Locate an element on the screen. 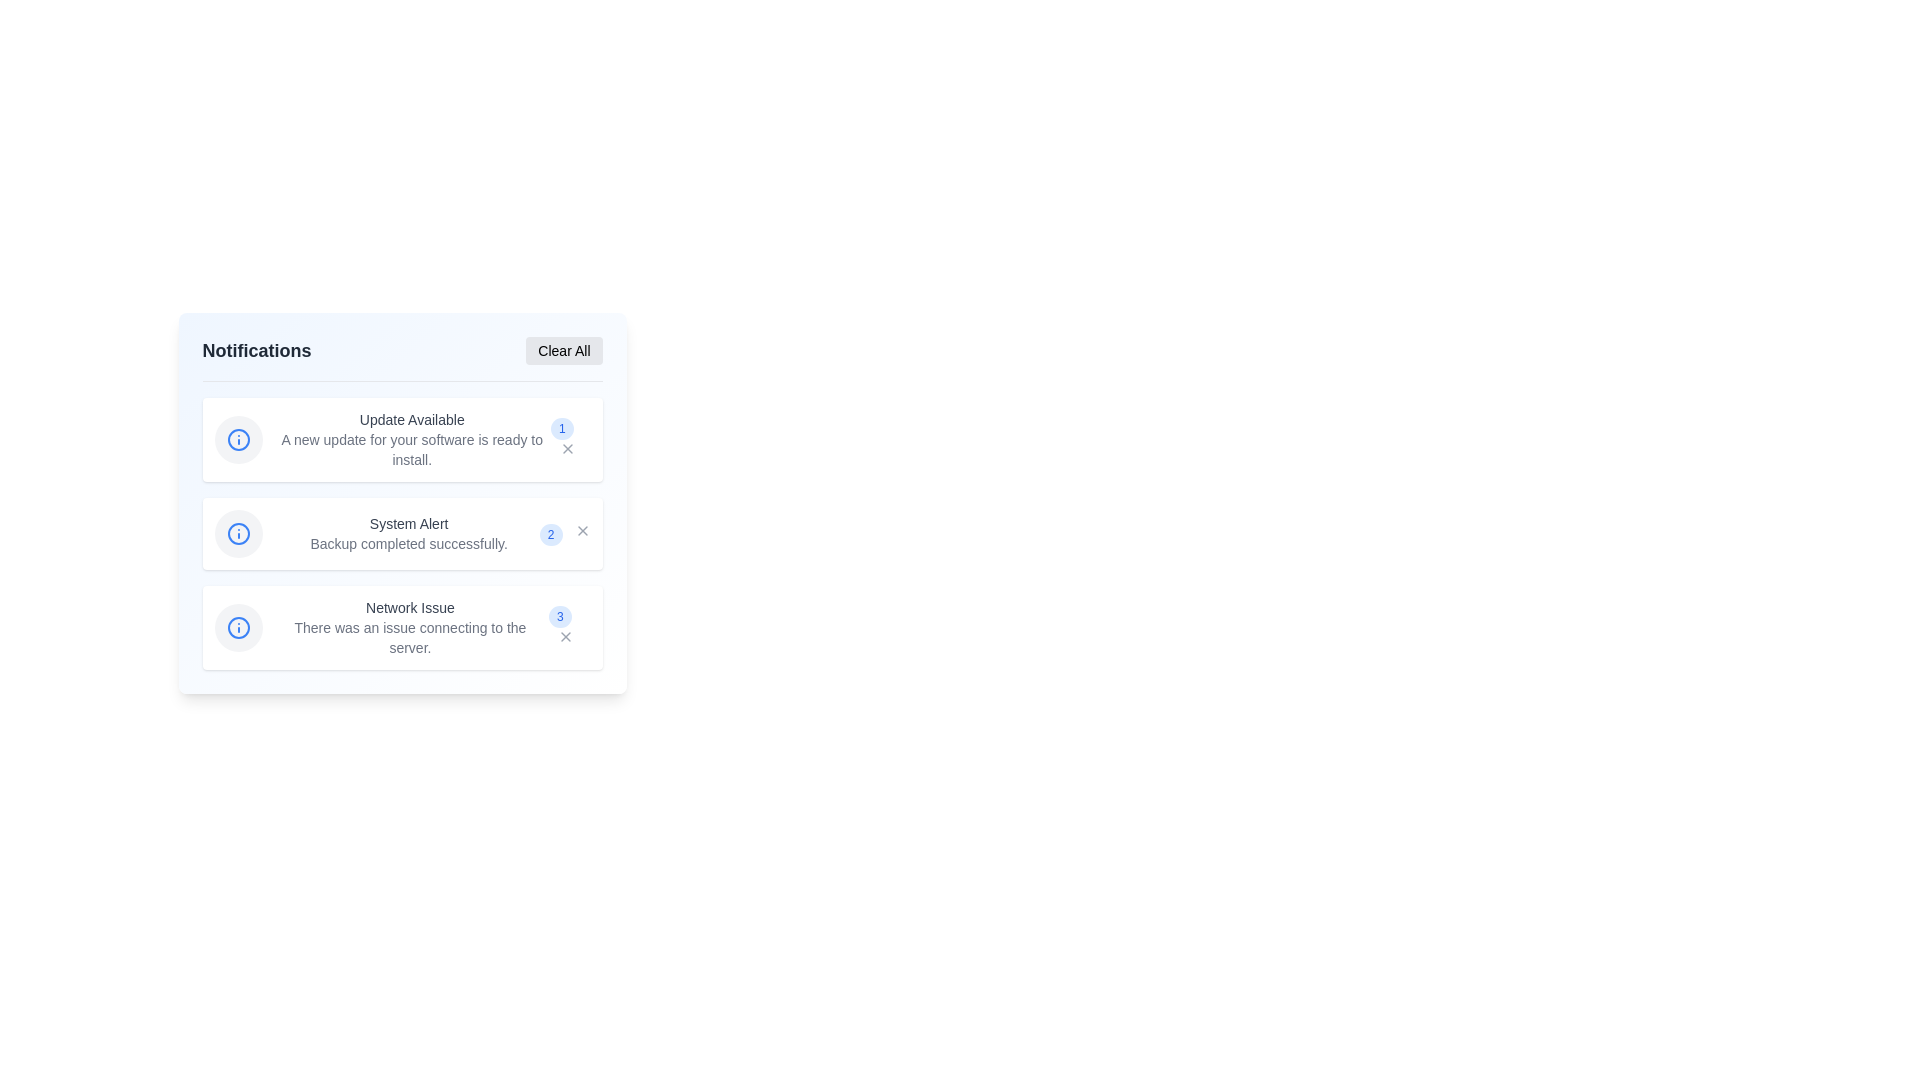  the notification text block that informs the user about an available software update is located at coordinates (411, 438).